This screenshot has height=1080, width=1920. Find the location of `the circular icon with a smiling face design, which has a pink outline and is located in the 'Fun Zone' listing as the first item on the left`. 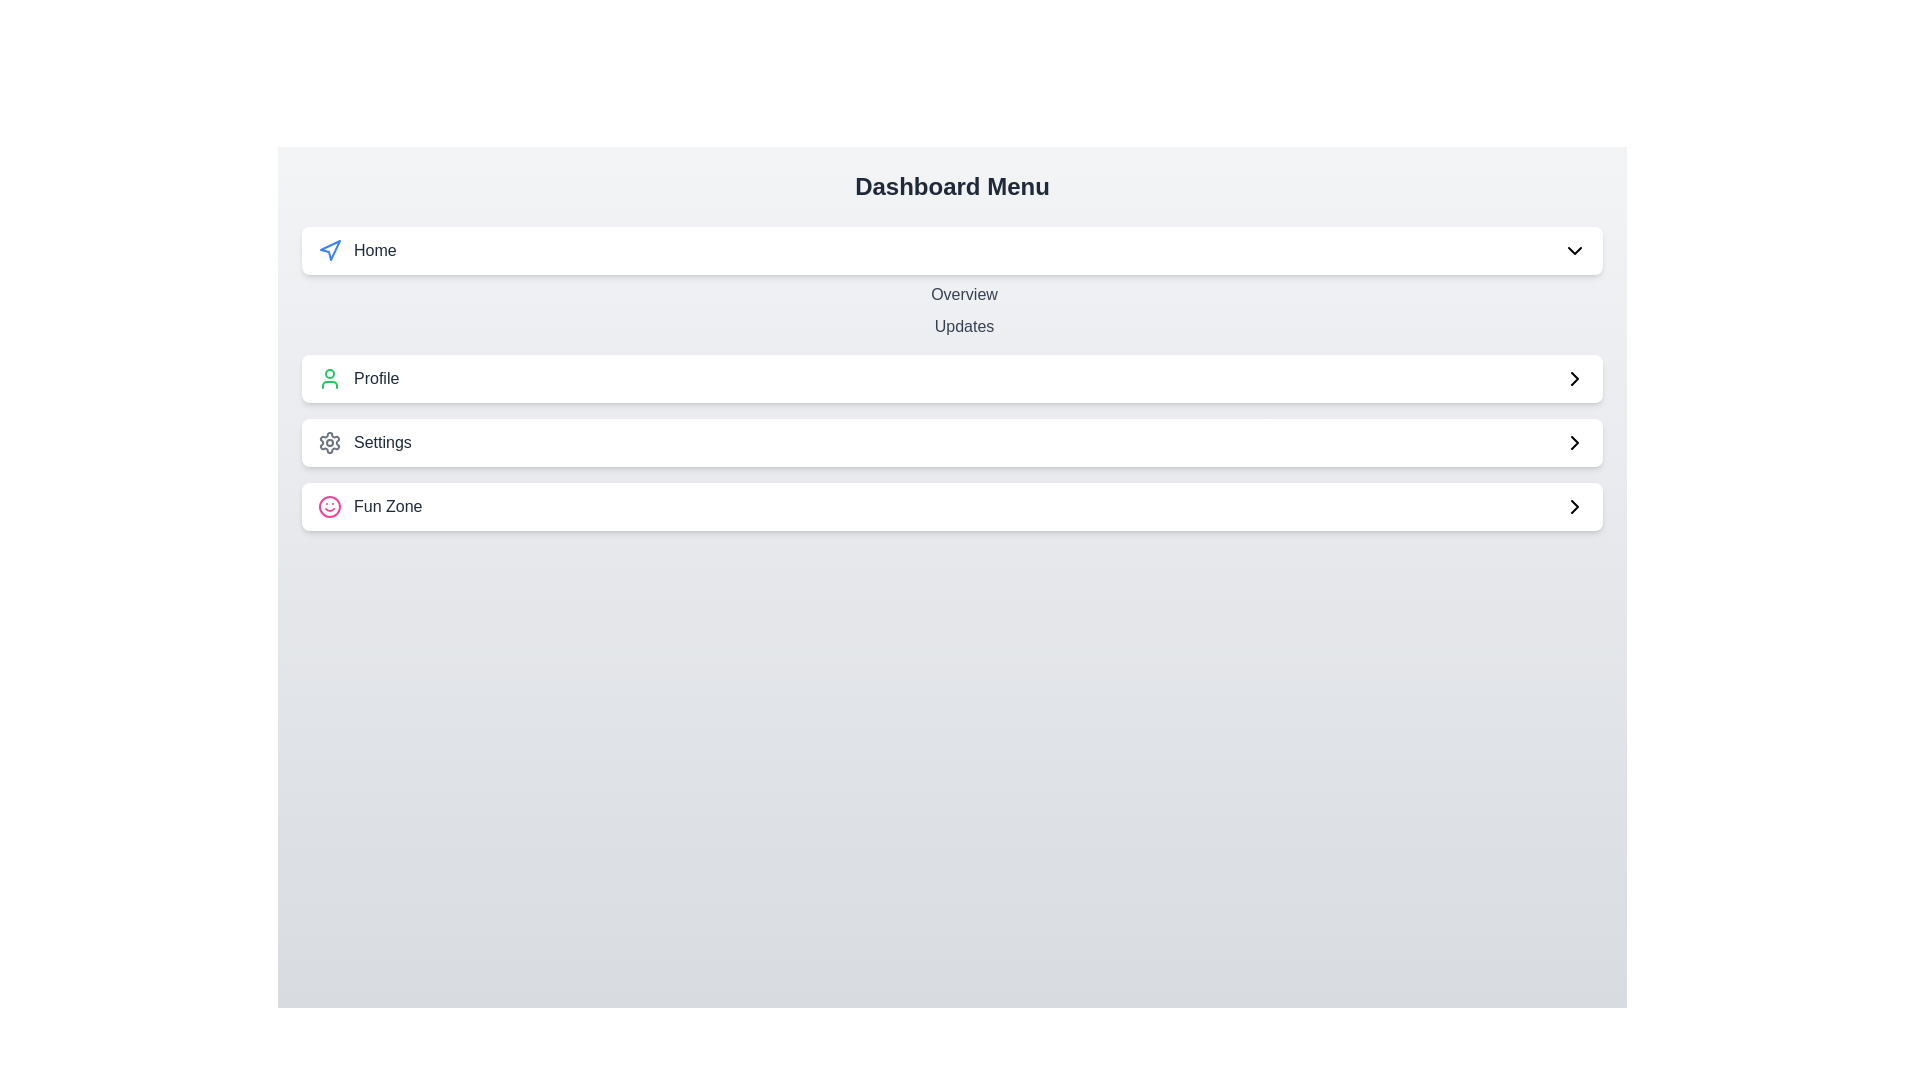

the circular icon with a smiling face design, which has a pink outline and is located in the 'Fun Zone' listing as the first item on the left is located at coordinates (330, 505).